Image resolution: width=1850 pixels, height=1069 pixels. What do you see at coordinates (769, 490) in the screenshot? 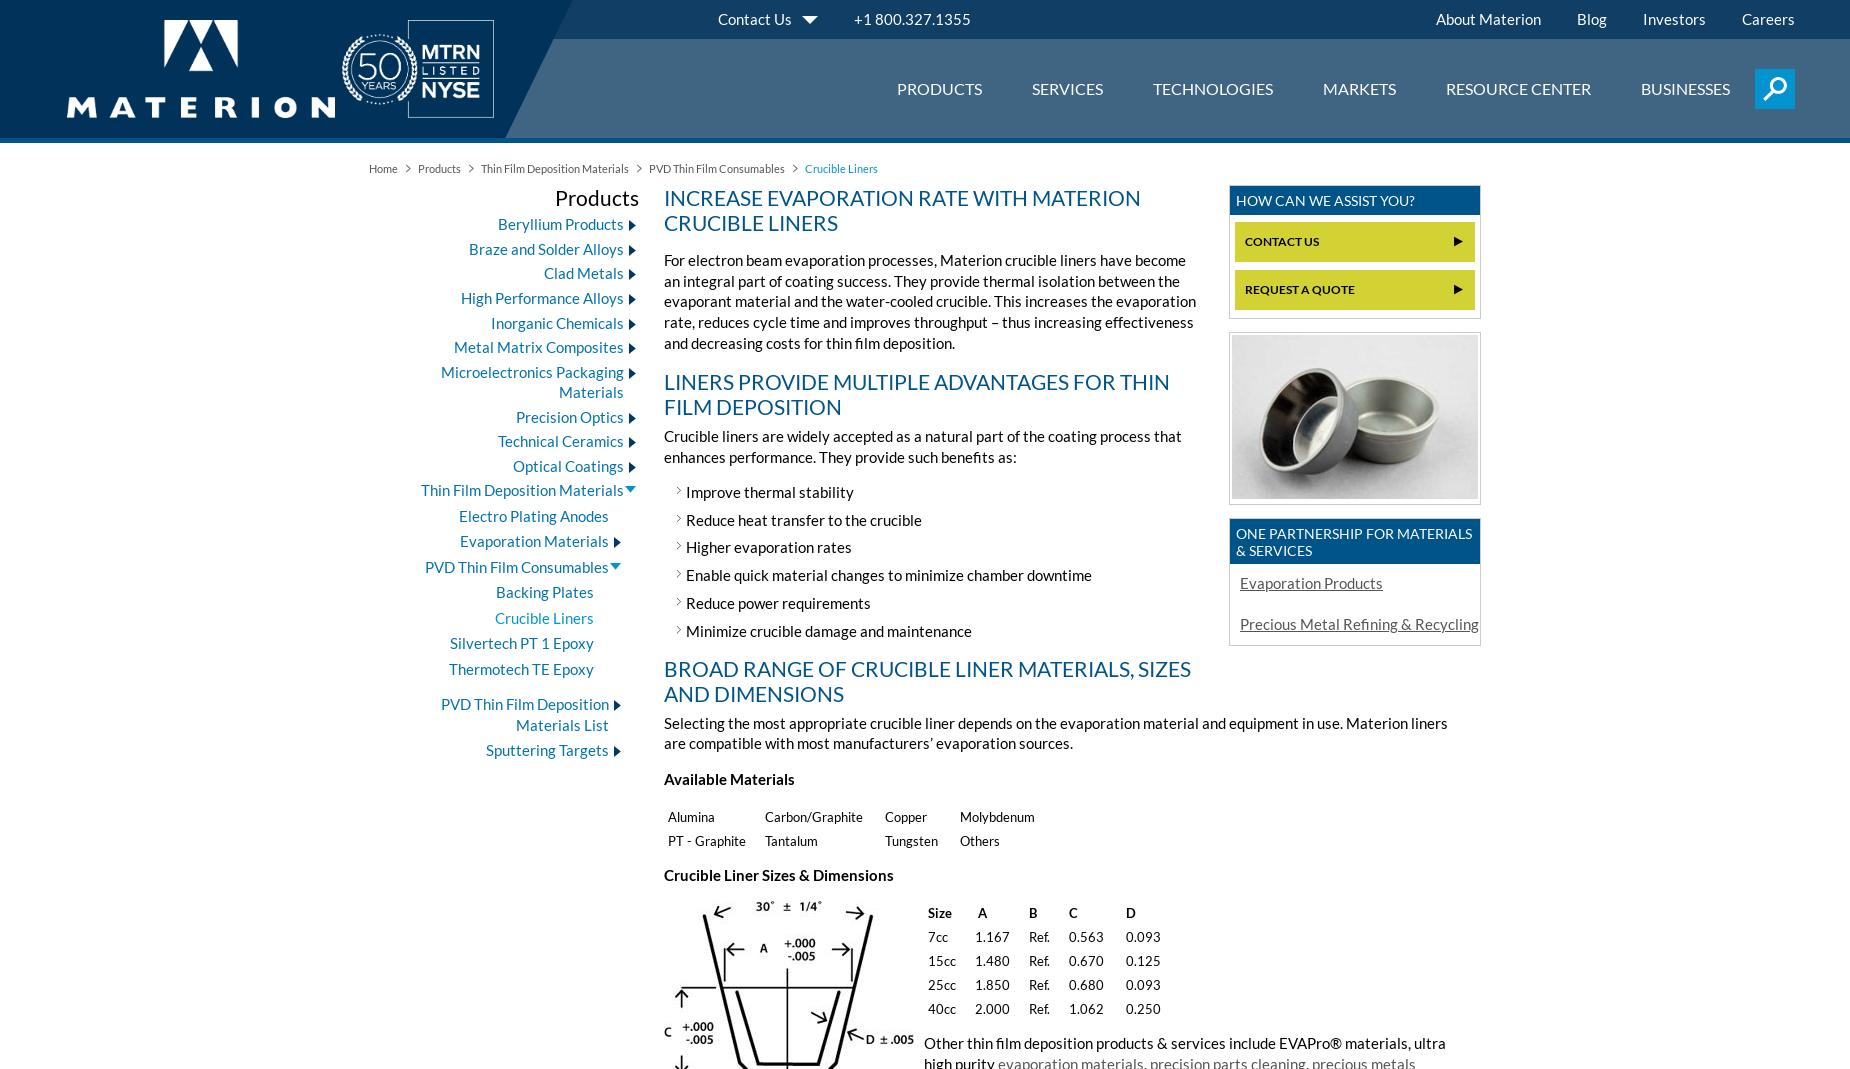
I see `'Improve thermal stability'` at bounding box center [769, 490].